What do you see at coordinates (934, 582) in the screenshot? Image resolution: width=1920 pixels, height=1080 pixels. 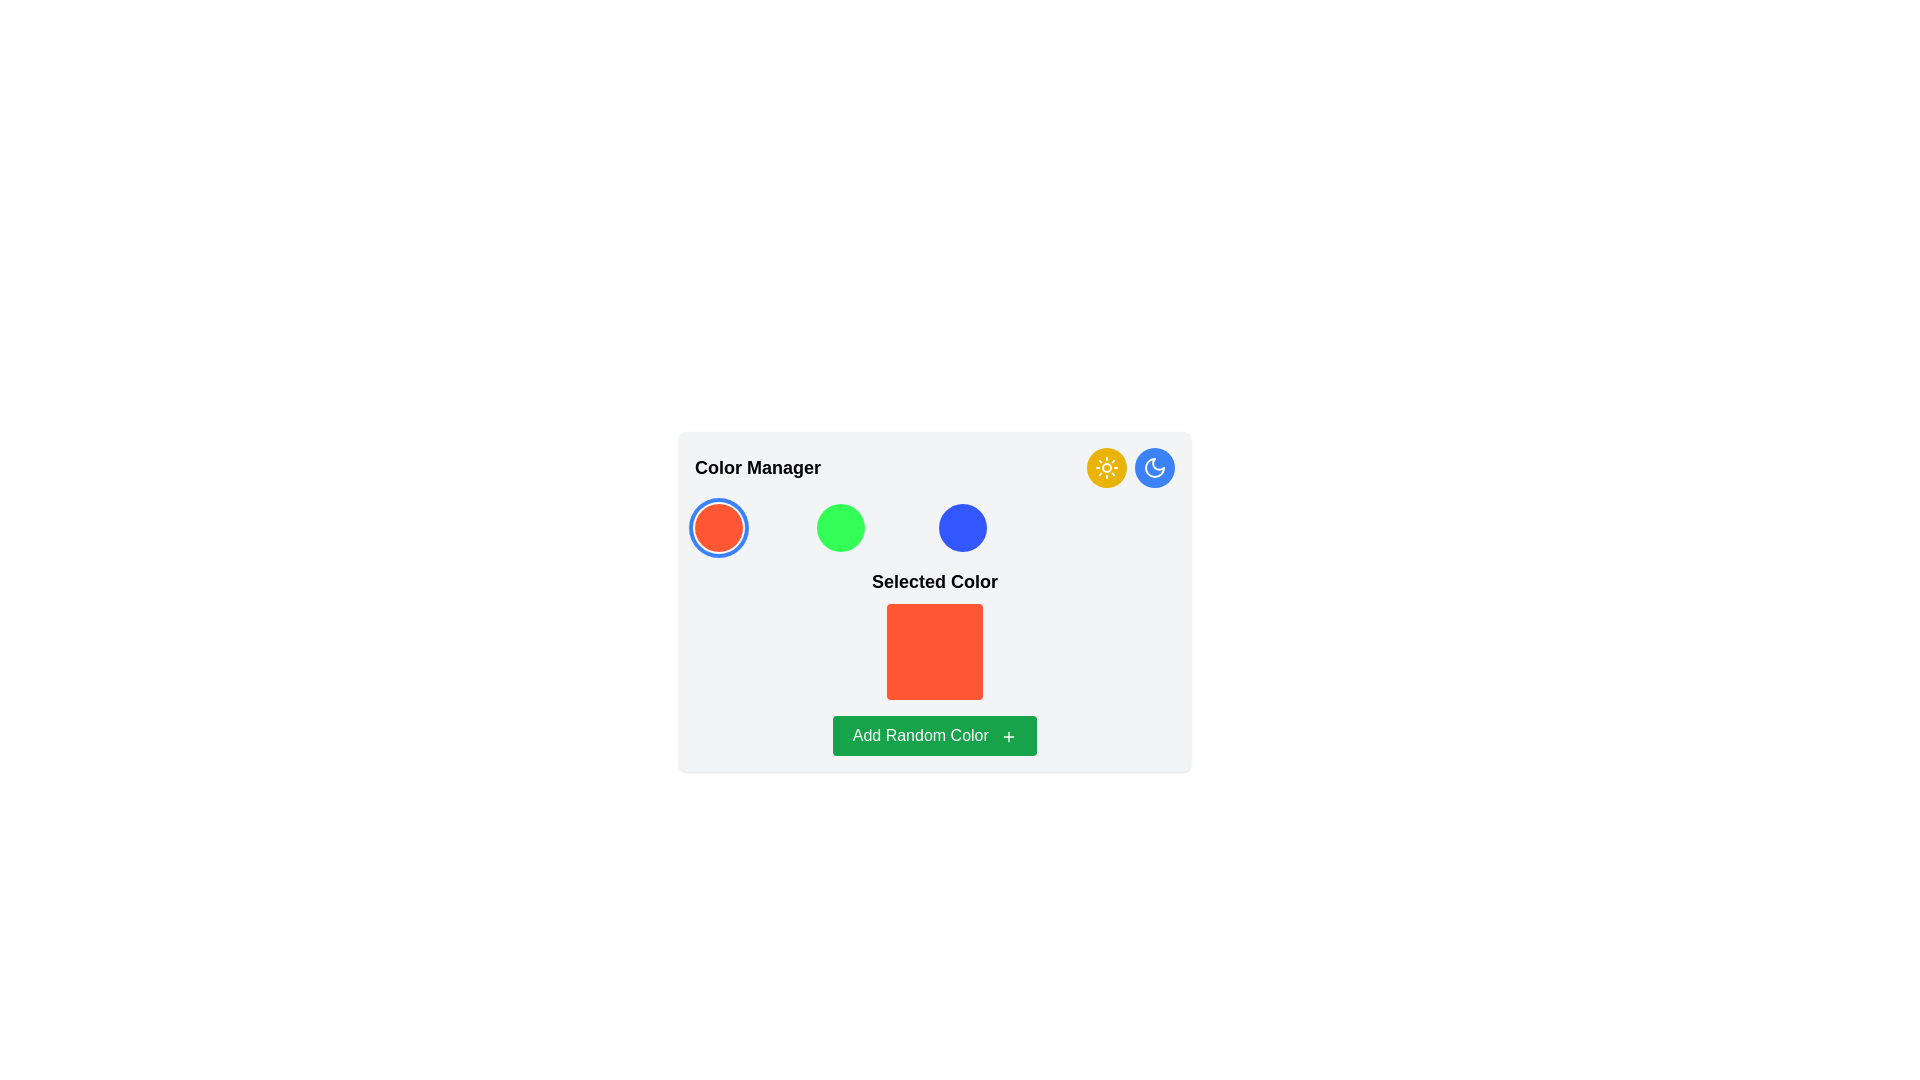 I see `the text label indicating the currently selected color, which is positioned above the square color box and below three circular color selections` at bounding box center [934, 582].